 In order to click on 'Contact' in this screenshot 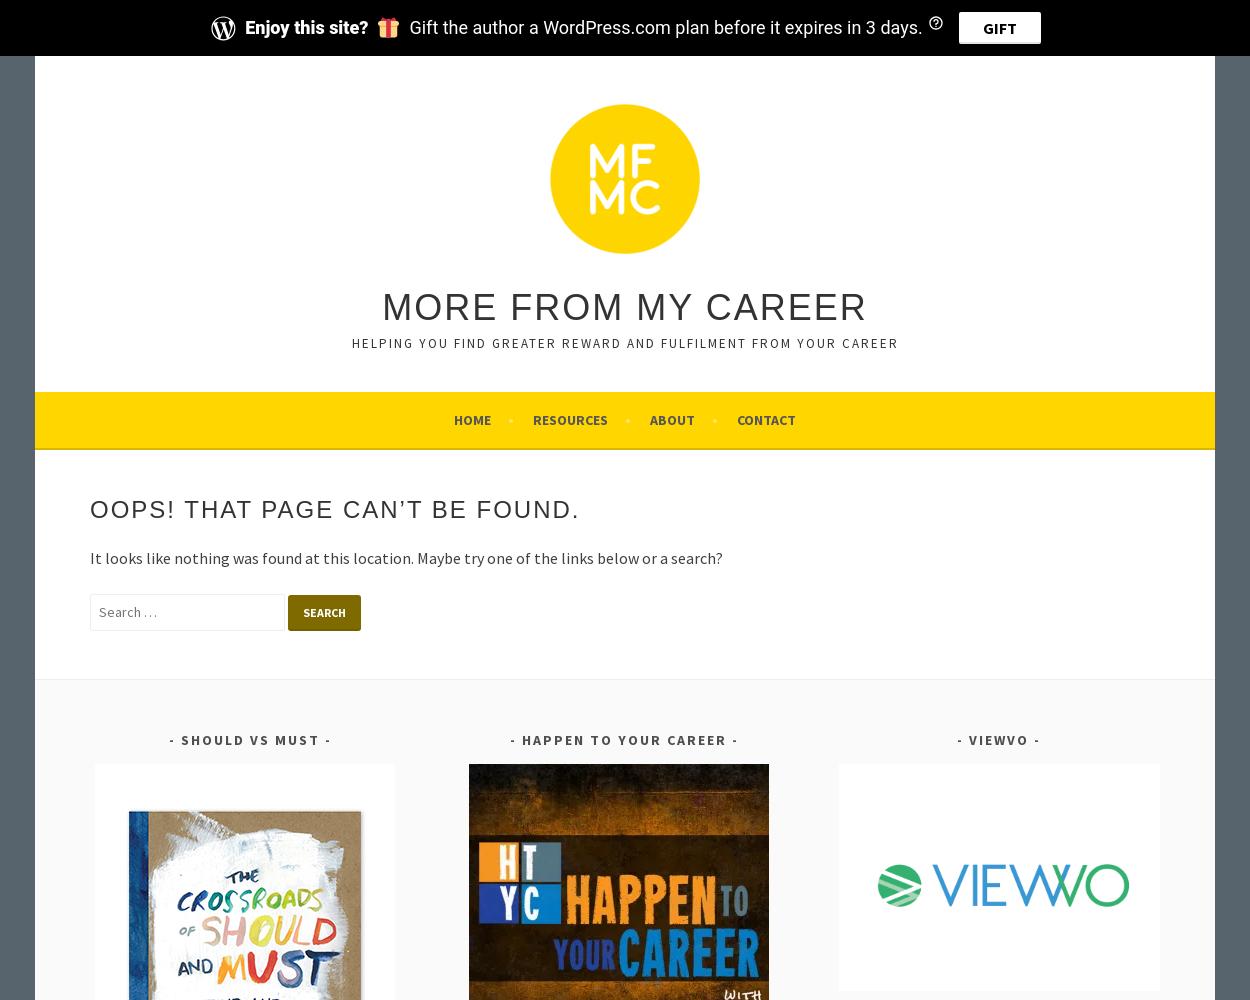, I will do `click(766, 419)`.